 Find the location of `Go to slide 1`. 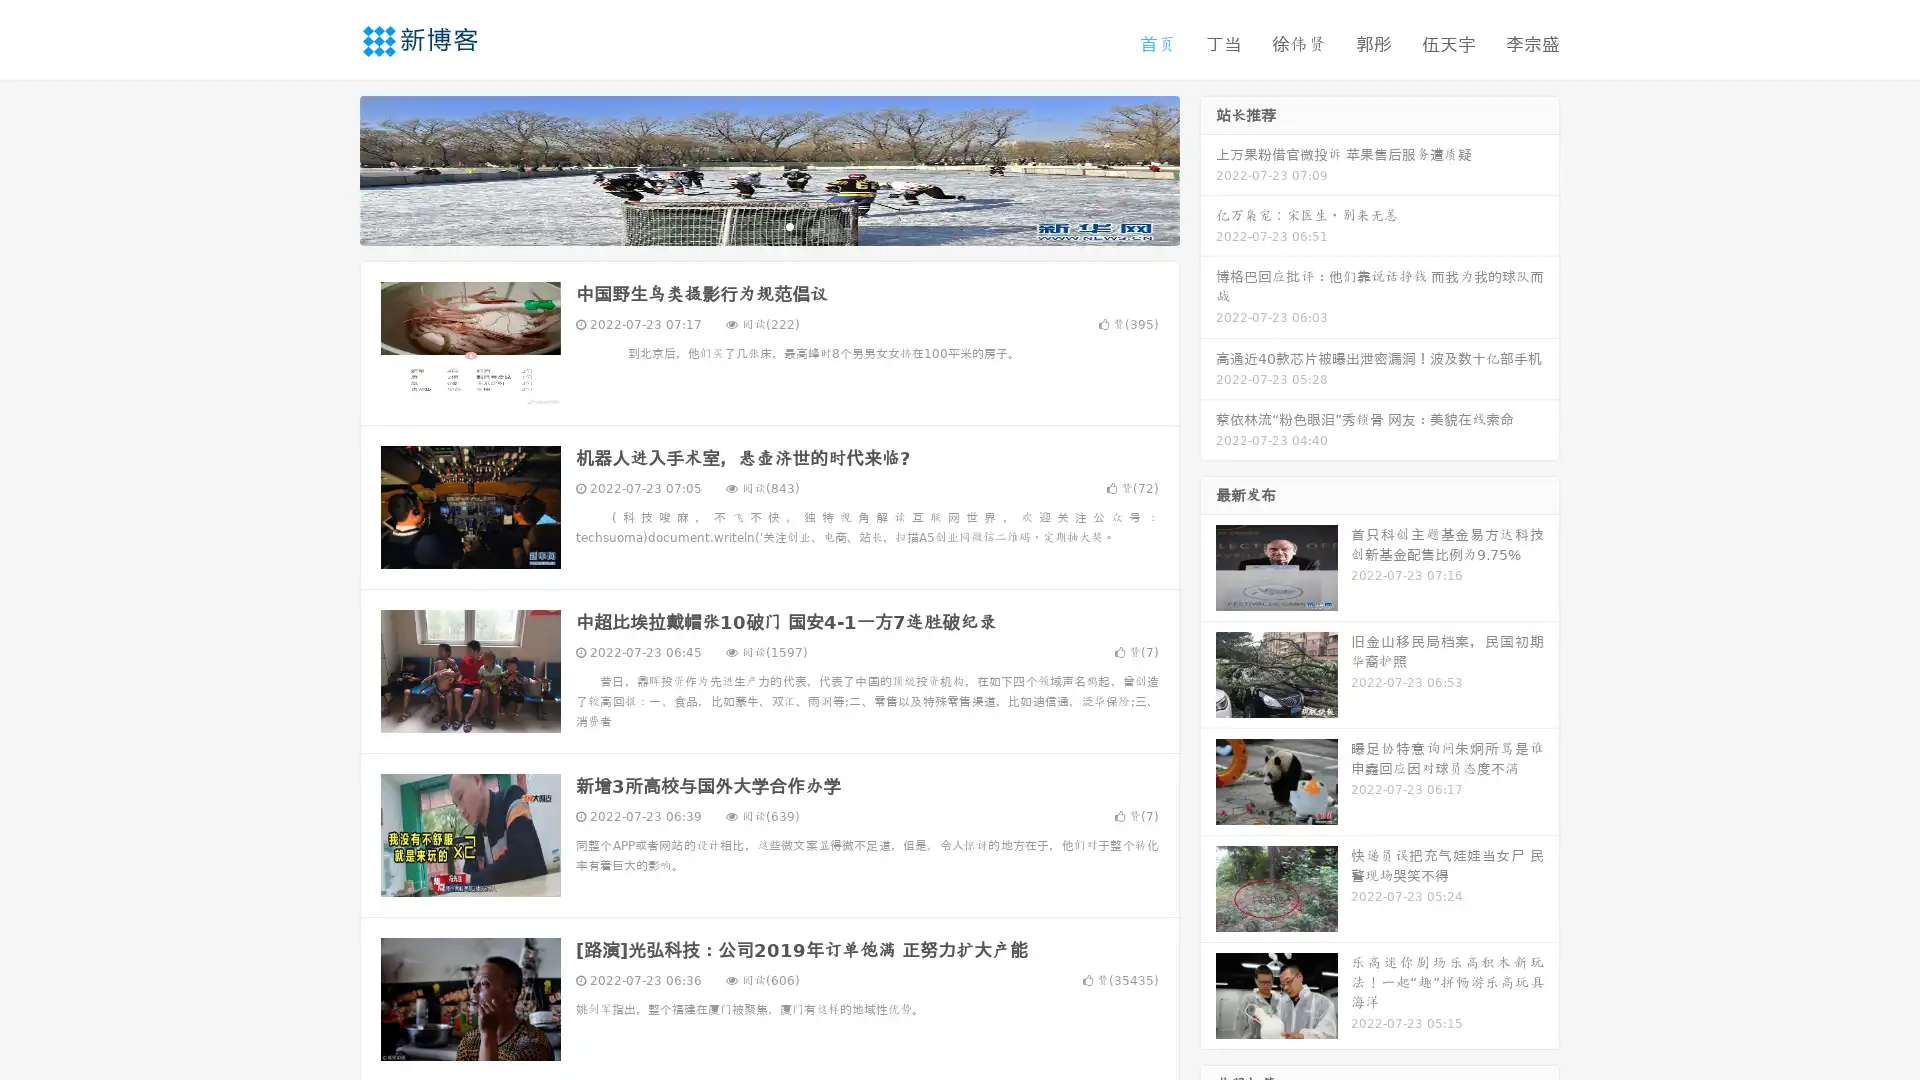

Go to slide 1 is located at coordinates (748, 225).